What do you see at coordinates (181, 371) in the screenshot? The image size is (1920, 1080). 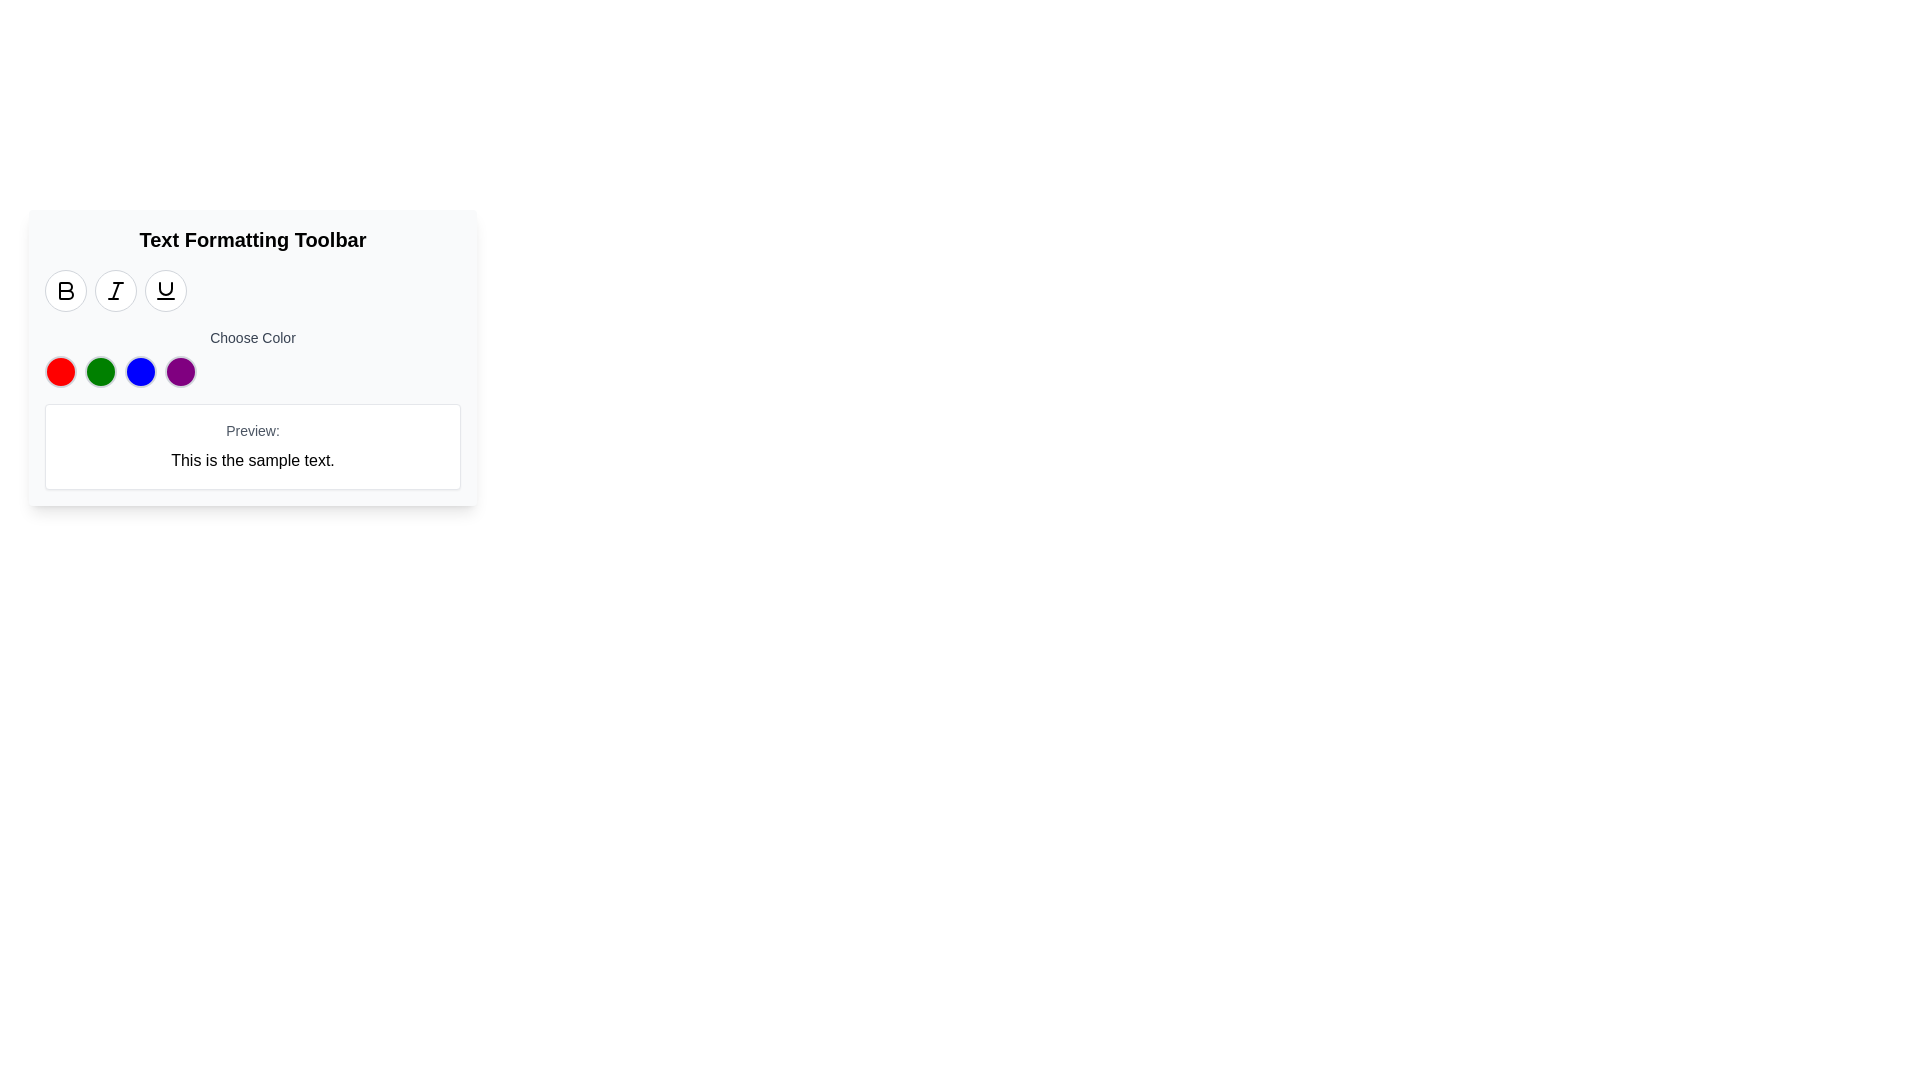 I see `the fourth button from the left in the horizontal selection of color buttons` at bounding box center [181, 371].